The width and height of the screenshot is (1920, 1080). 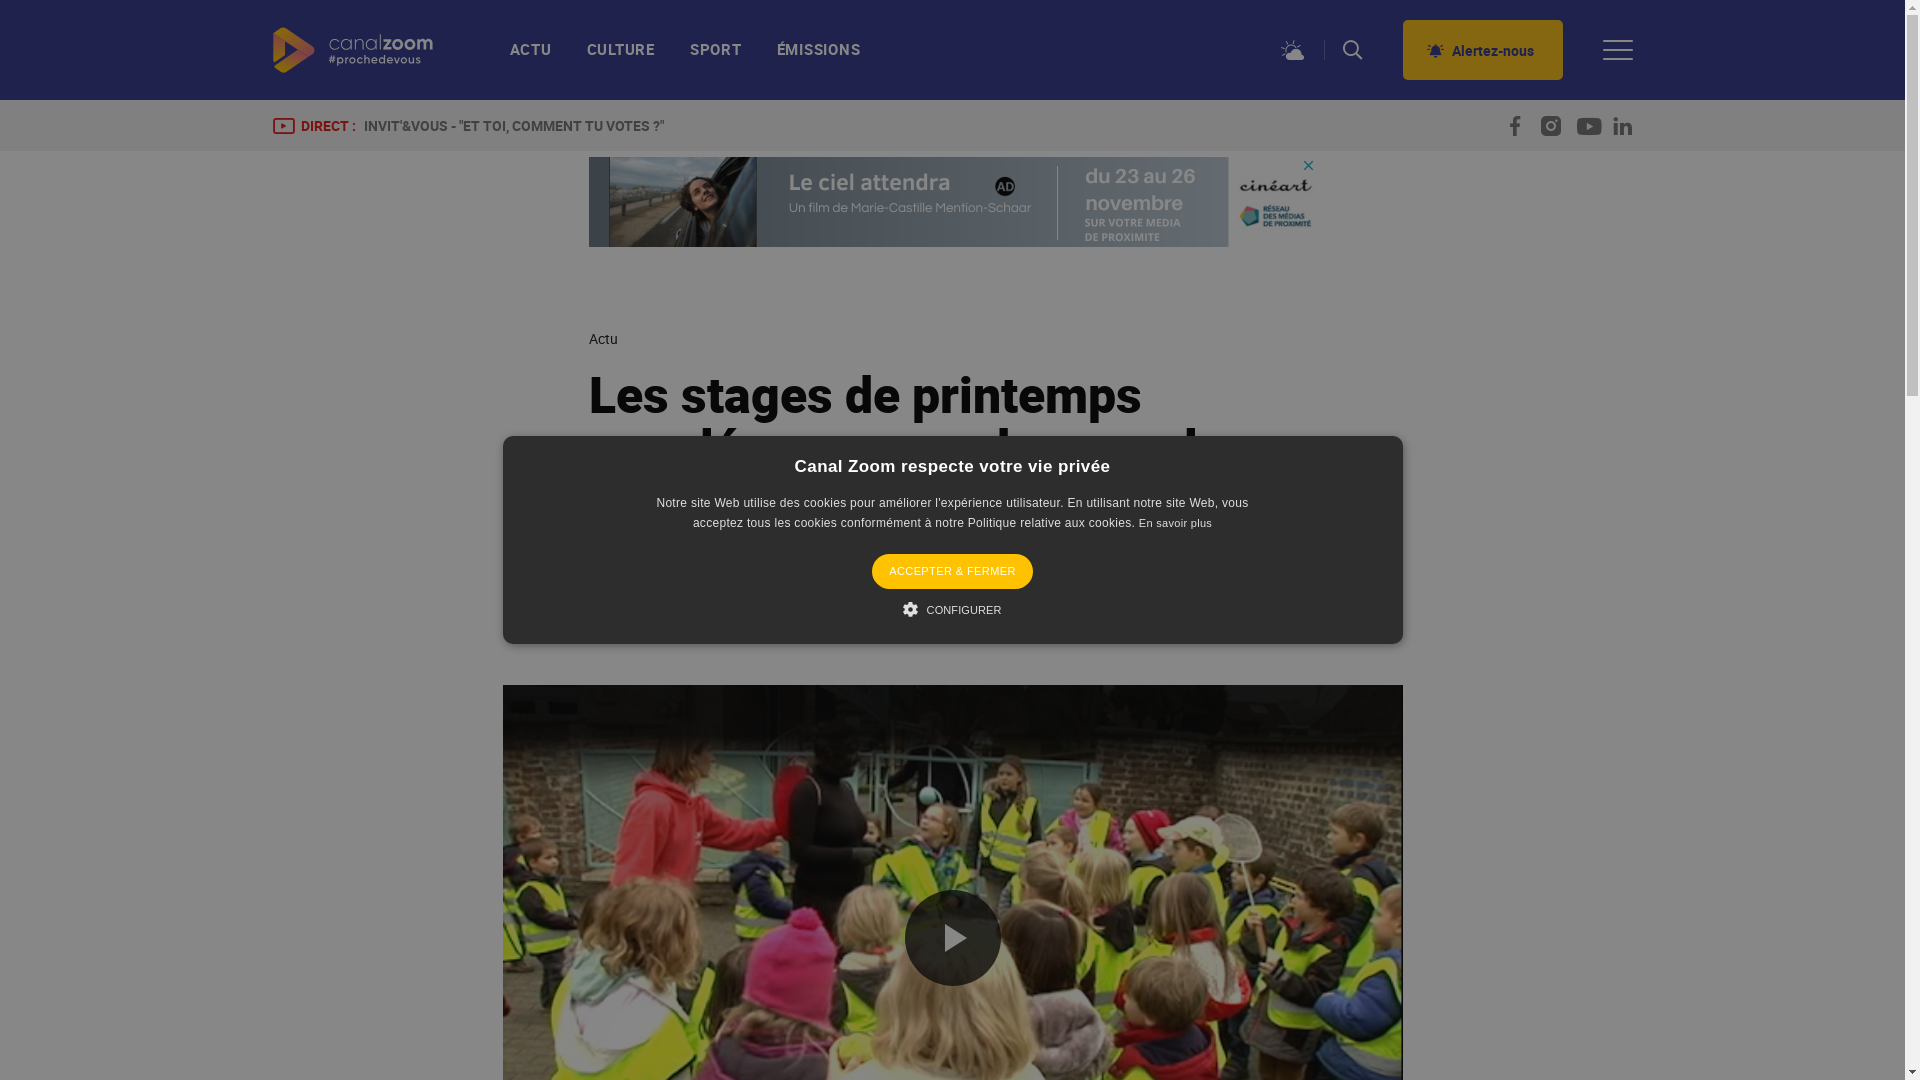 I want to click on 'CULTURE', so click(x=619, y=56).